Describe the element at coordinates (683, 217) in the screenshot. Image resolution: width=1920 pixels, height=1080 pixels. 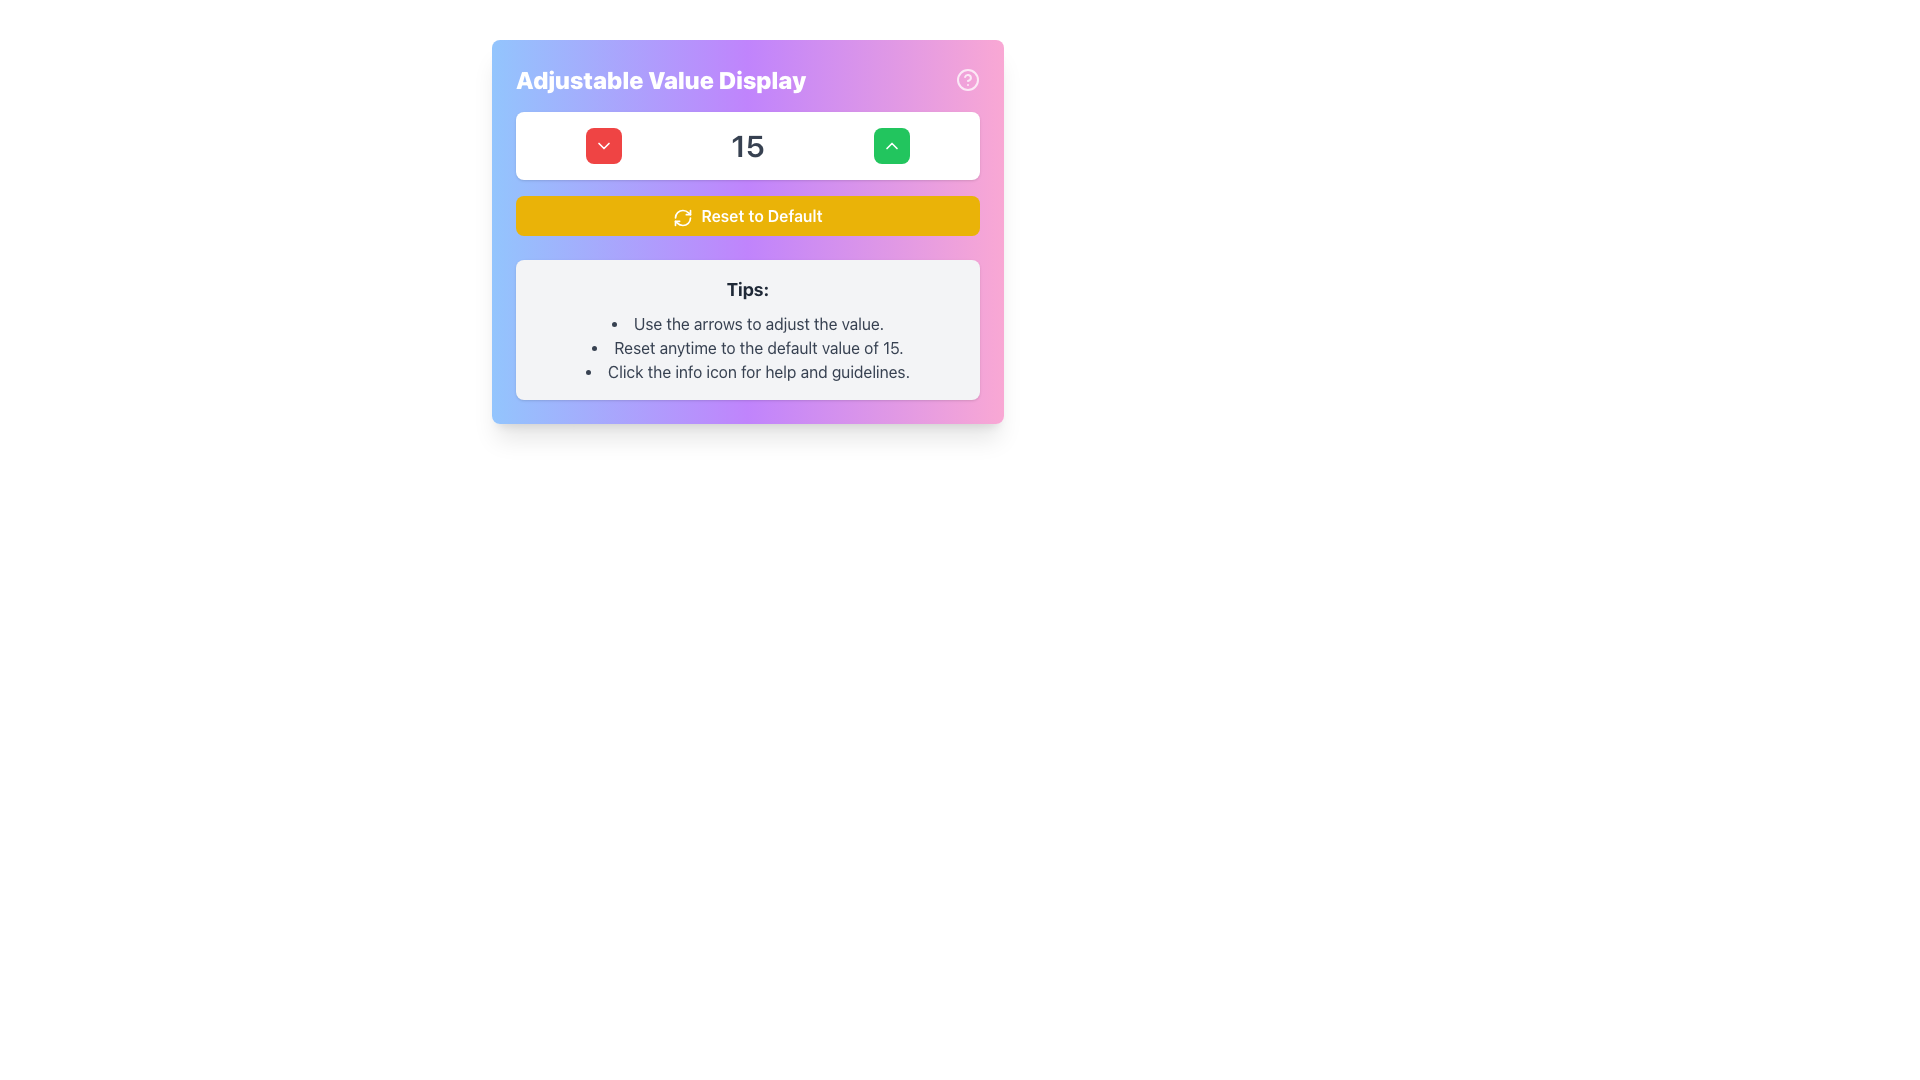
I see `the circular refresh icon, which is outlined in white and has a yellow background, as a visual indicator of the reset functionality located within the 'Reset to Default' button` at that location.